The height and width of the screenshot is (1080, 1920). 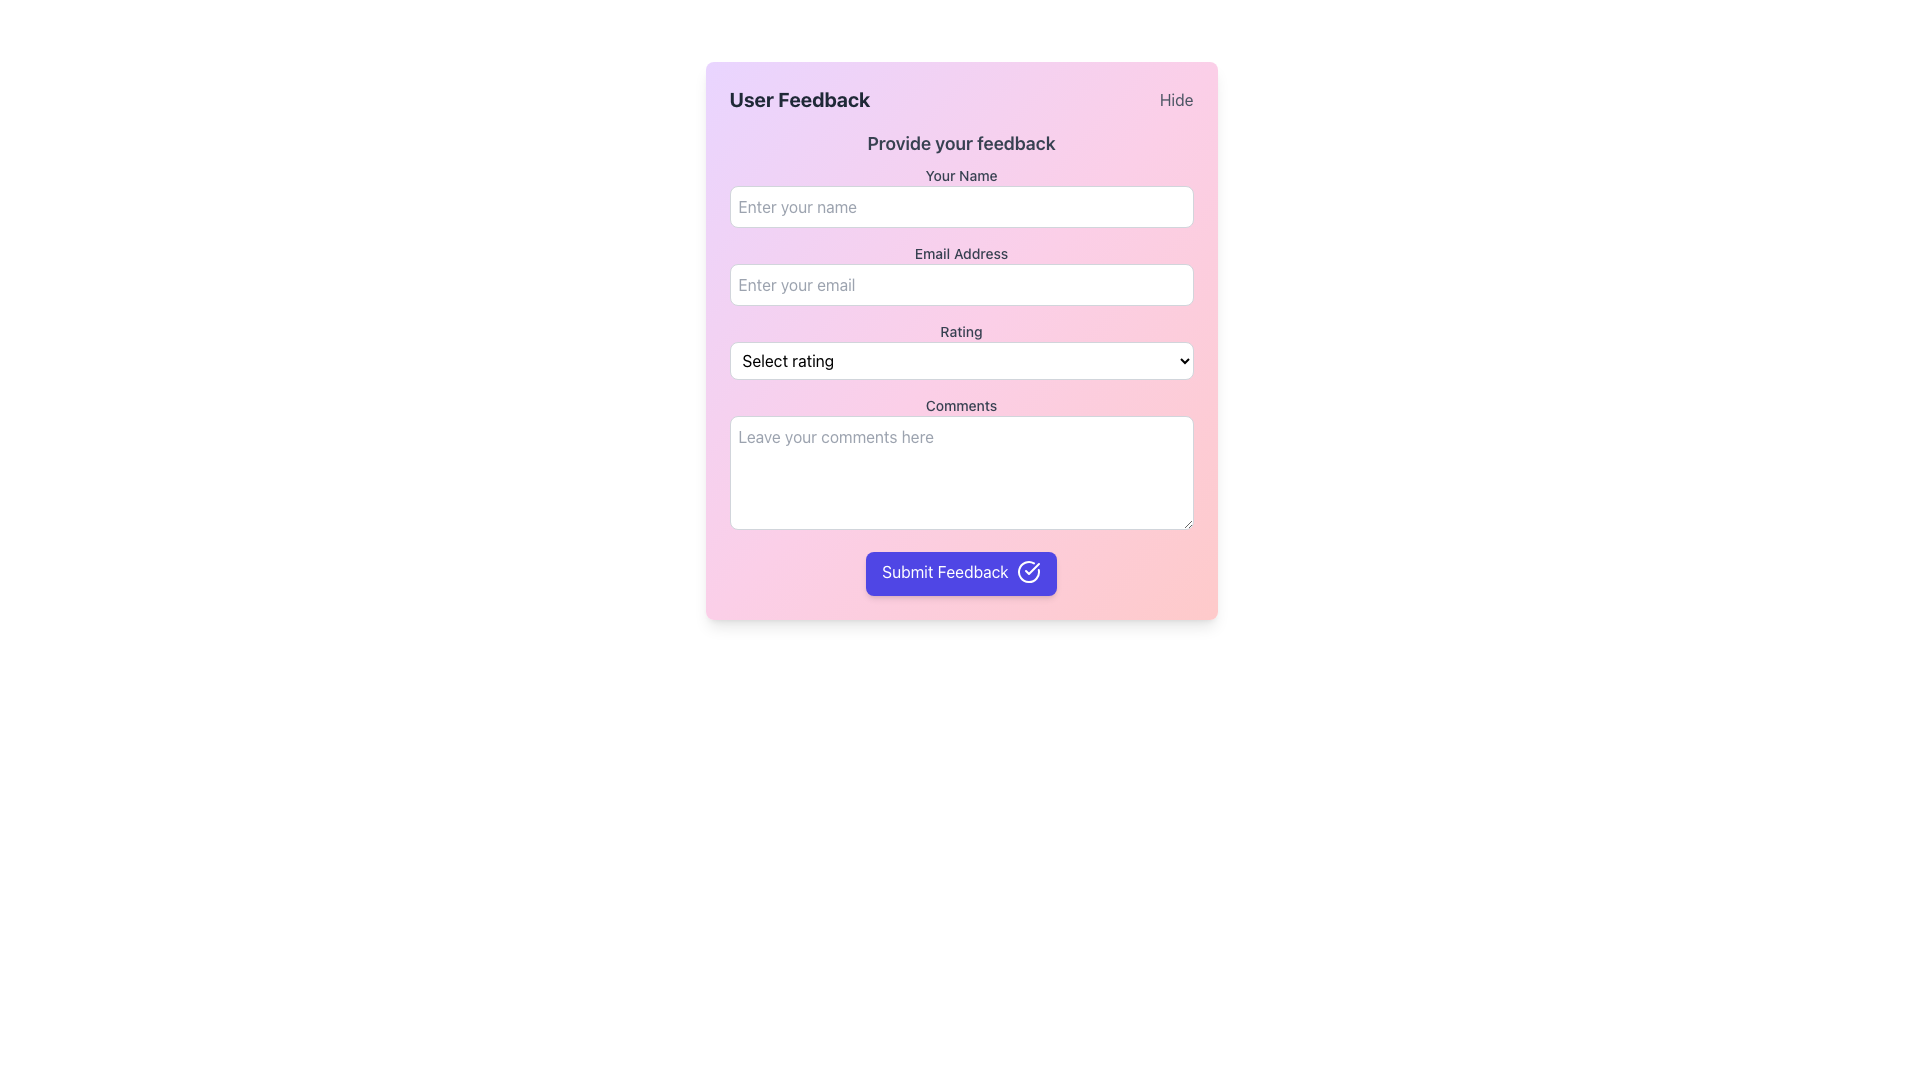 What do you see at coordinates (961, 253) in the screenshot?
I see `the text label reading 'Email Address', which is styled in gray and positioned above the email input field in the feedback form` at bounding box center [961, 253].